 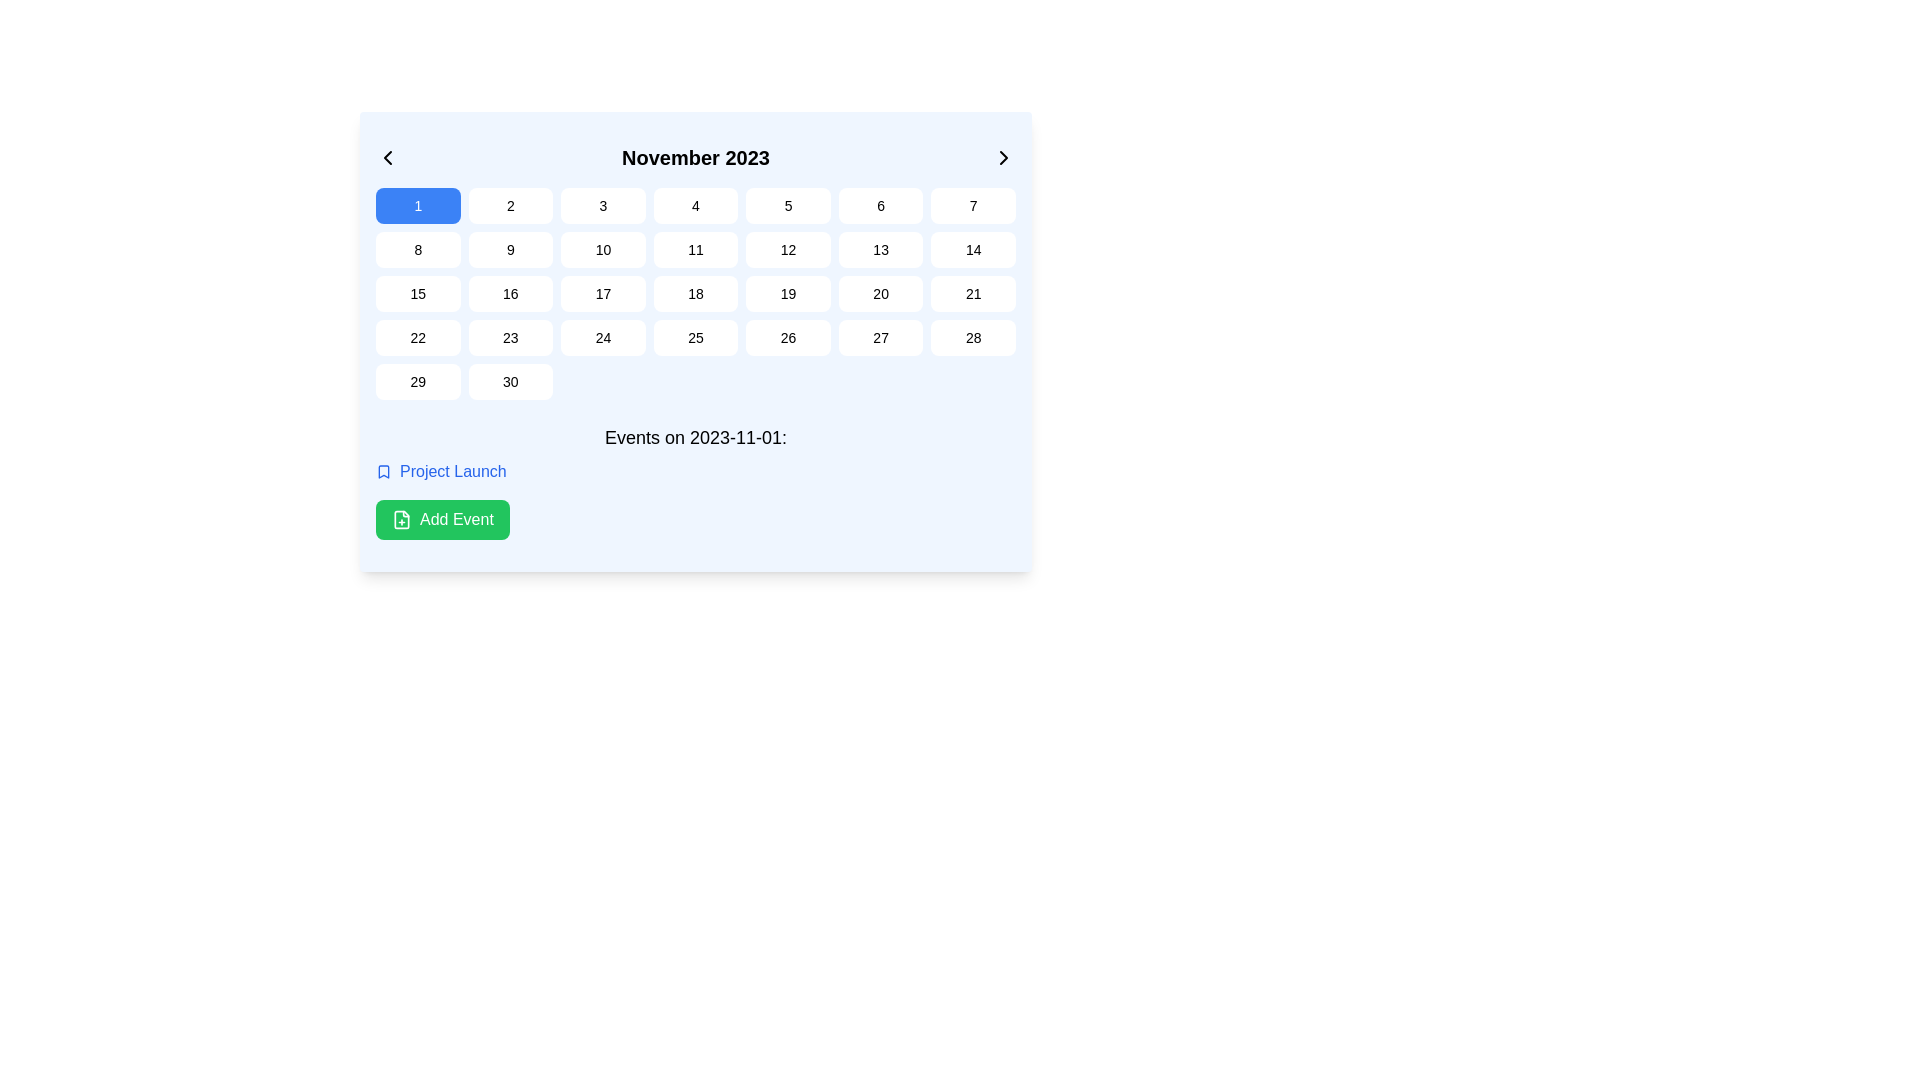 What do you see at coordinates (602, 205) in the screenshot?
I see `the calendar date box displaying the number '3'` at bounding box center [602, 205].